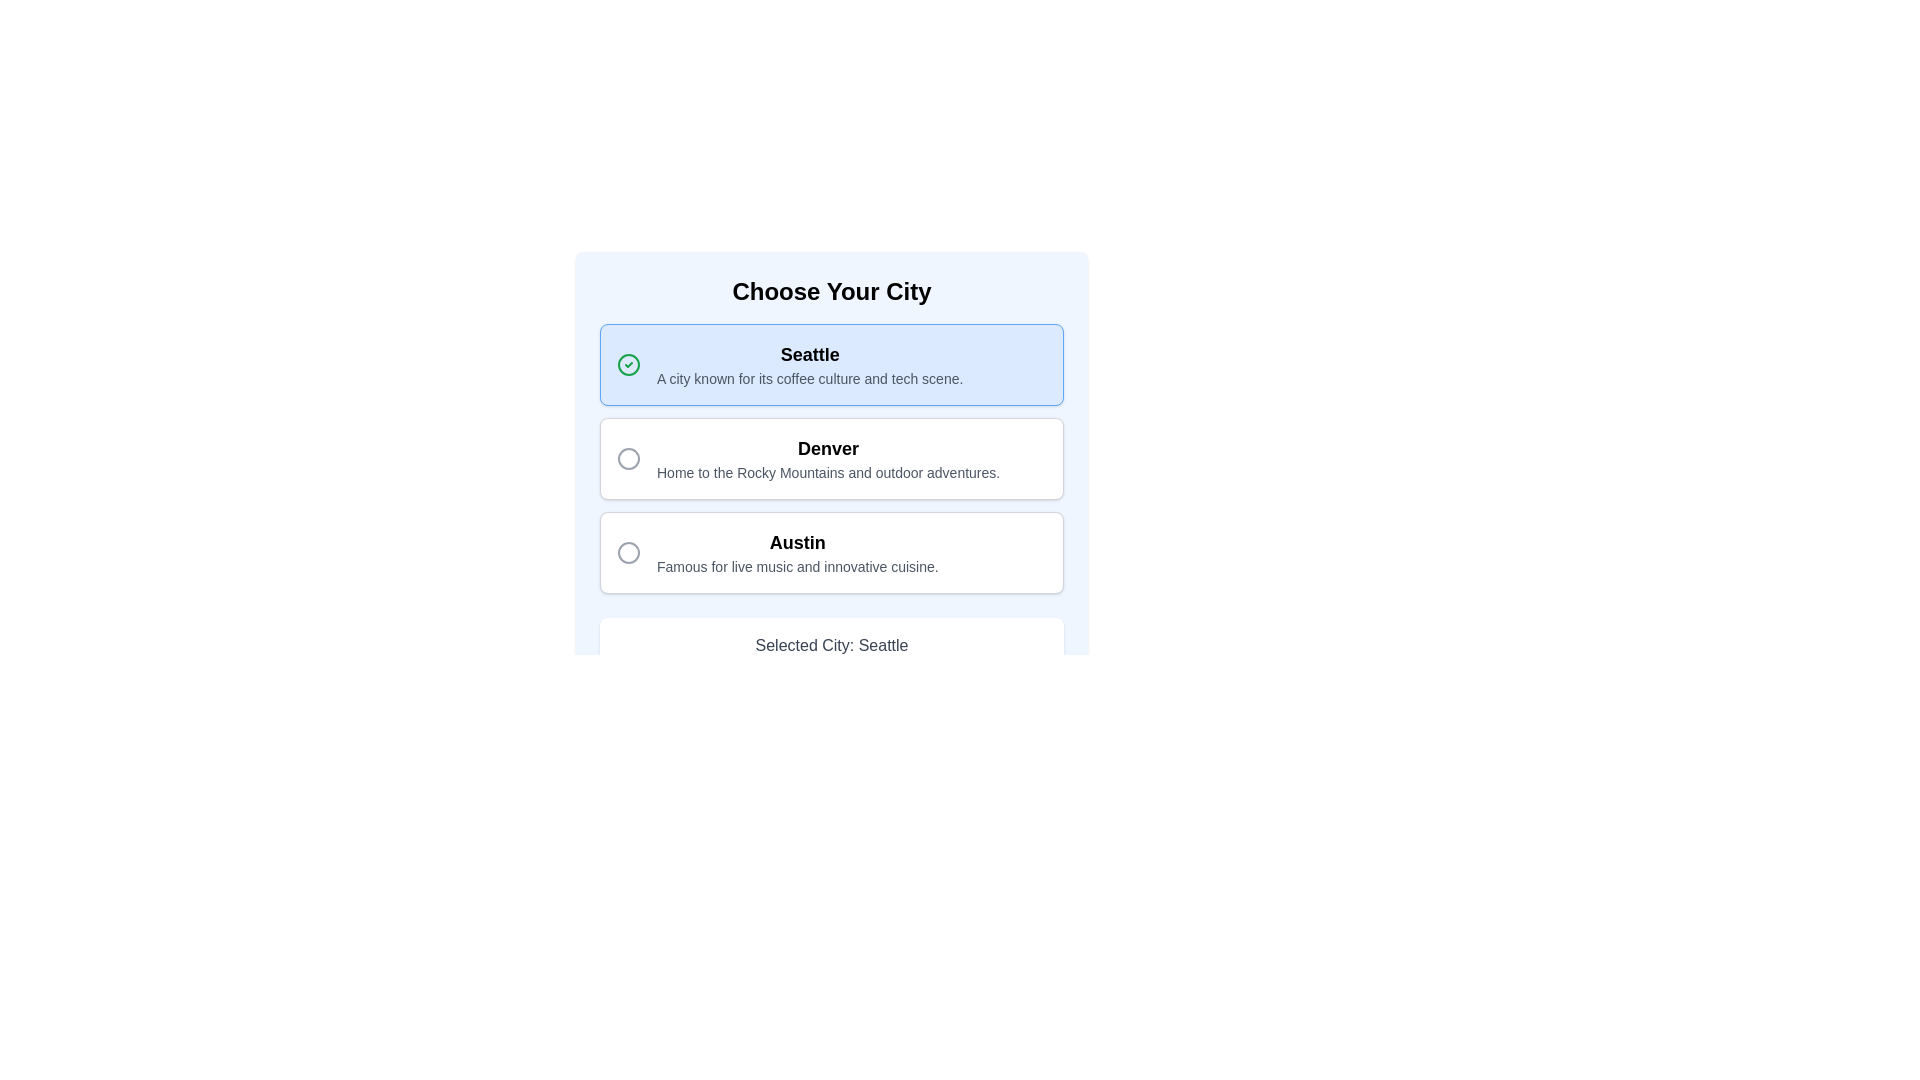  What do you see at coordinates (627, 459) in the screenshot?
I see `the radio button for the city option 'Denver' located in the 'Choose Your City' card interface` at bounding box center [627, 459].